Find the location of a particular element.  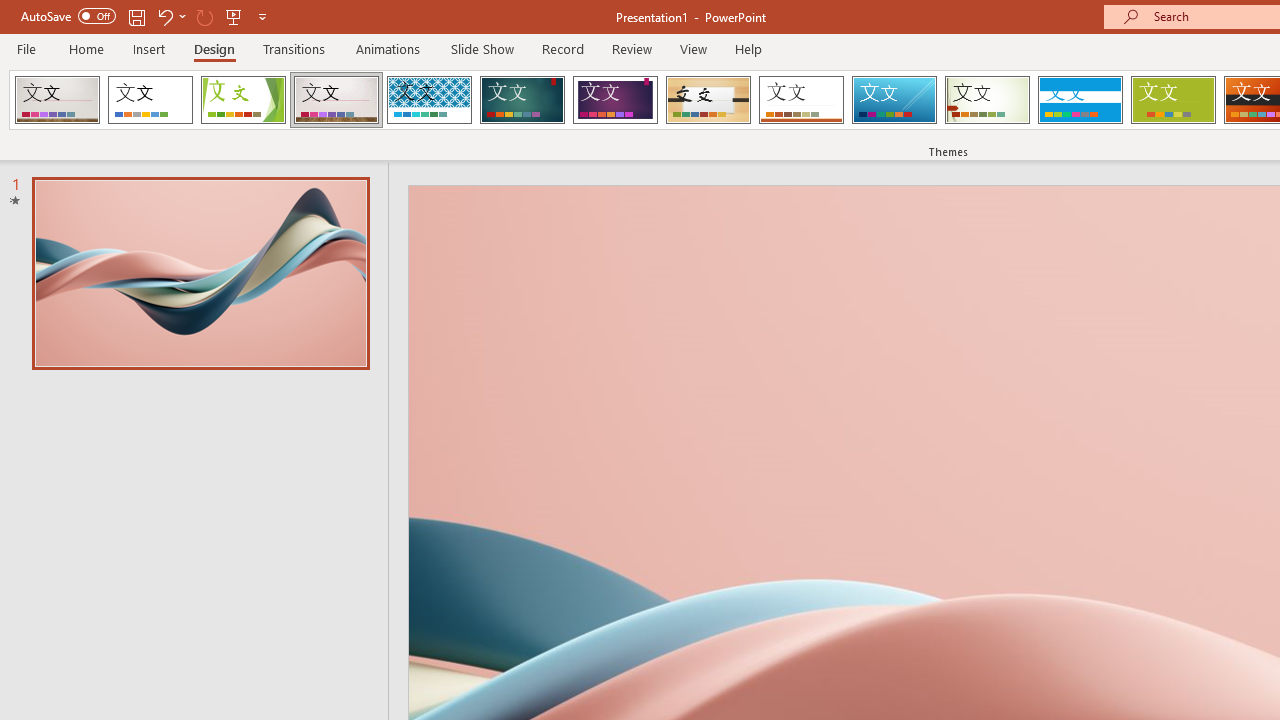

'Office Theme' is located at coordinates (149, 100).